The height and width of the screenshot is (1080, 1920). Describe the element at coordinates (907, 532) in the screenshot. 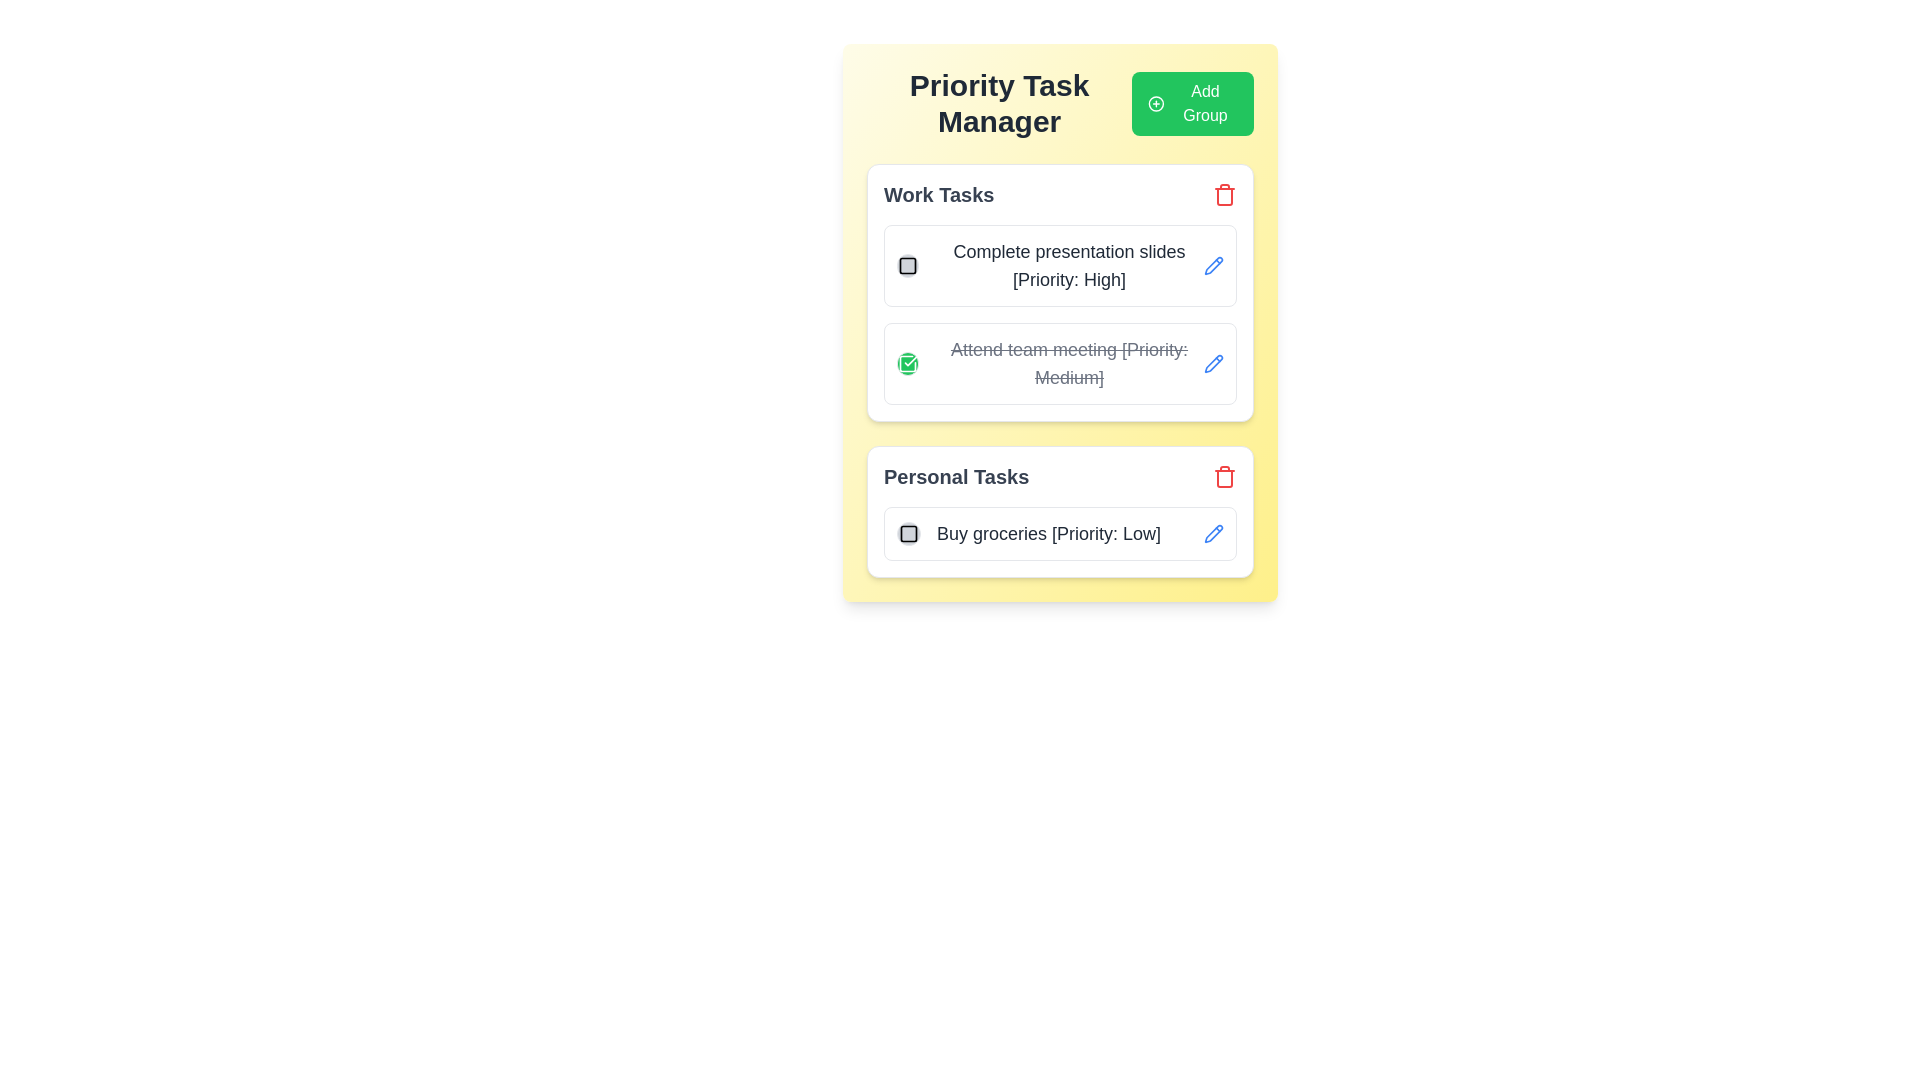

I see `the checkbox located next to the task 'Buy groceries [Priority: Low]' in the 'Personal Tasks' section` at that location.